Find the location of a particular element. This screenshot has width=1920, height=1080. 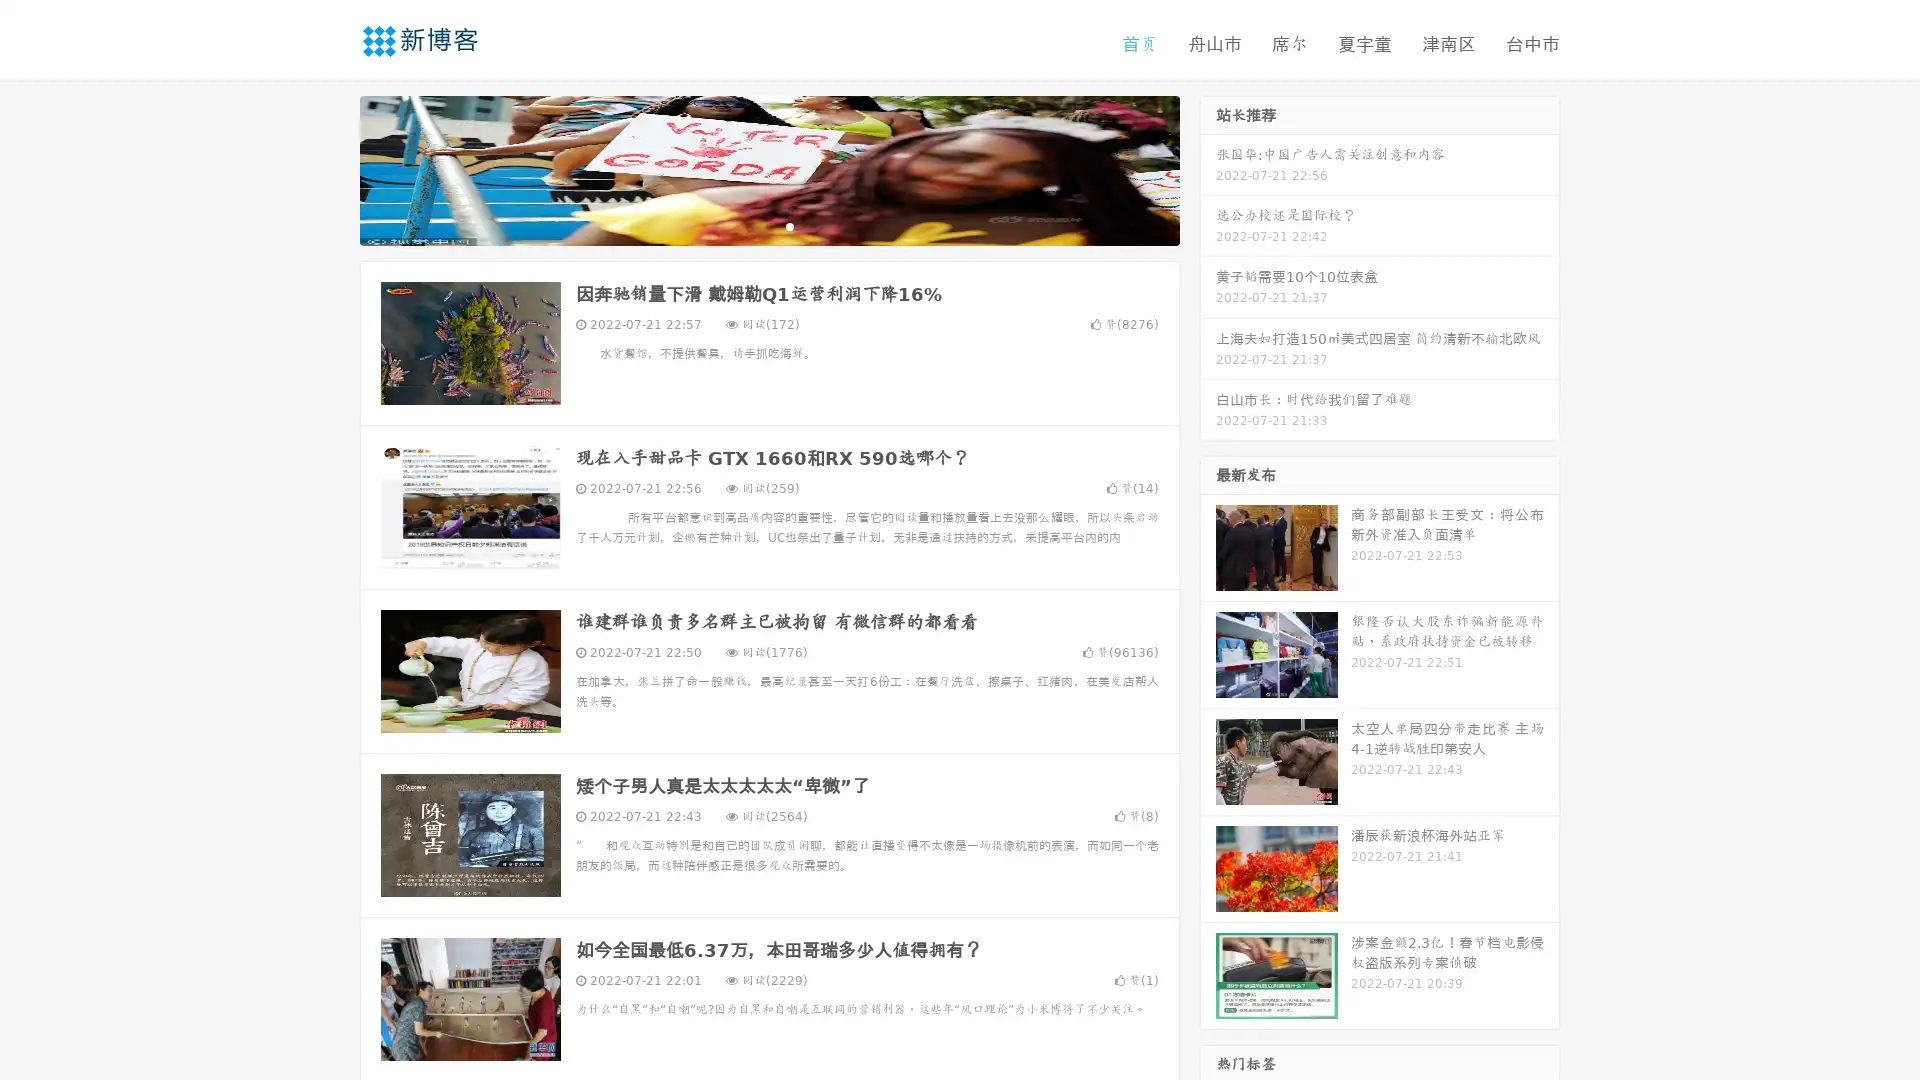

Go to slide 2 is located at coordinates (768, 225).